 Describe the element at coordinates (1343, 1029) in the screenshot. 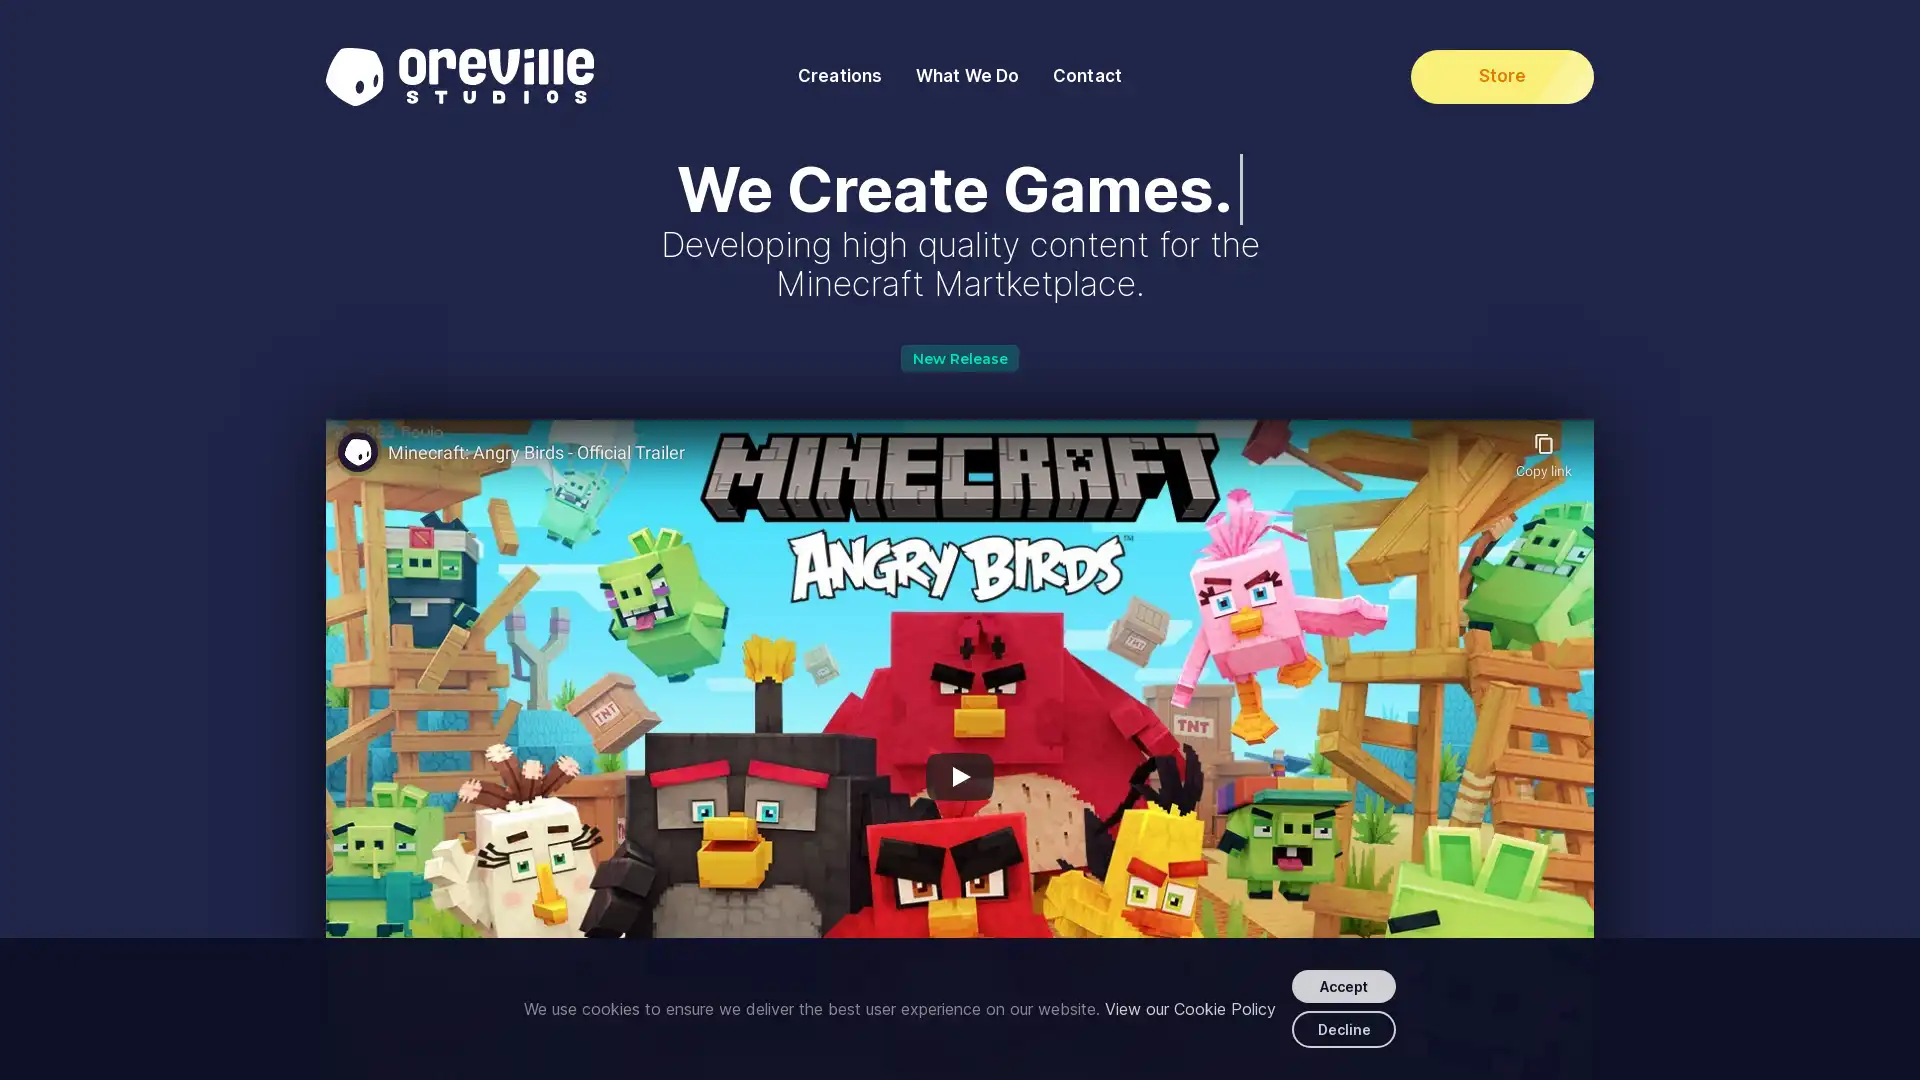

I see `Decline` at that location.